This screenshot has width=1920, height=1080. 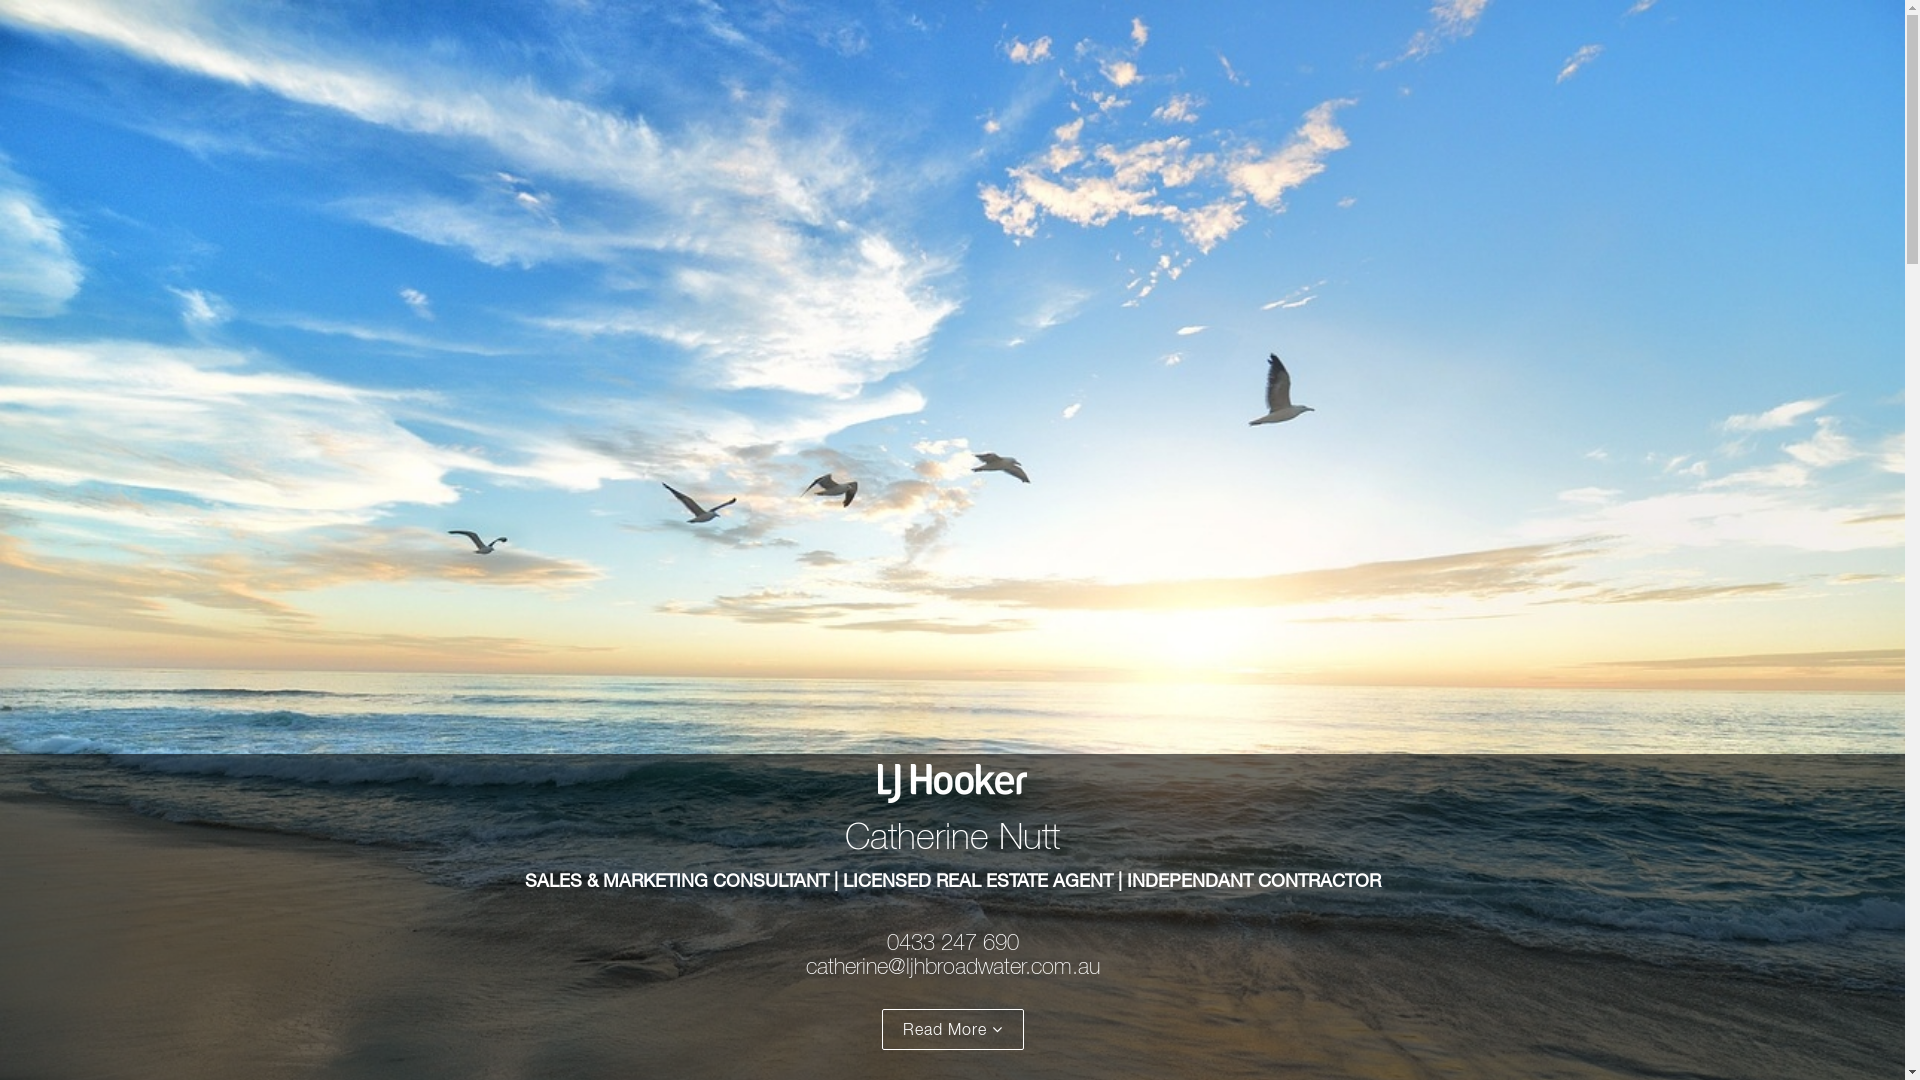 I want to click on 'Read More', so click(x=881, y=1029).